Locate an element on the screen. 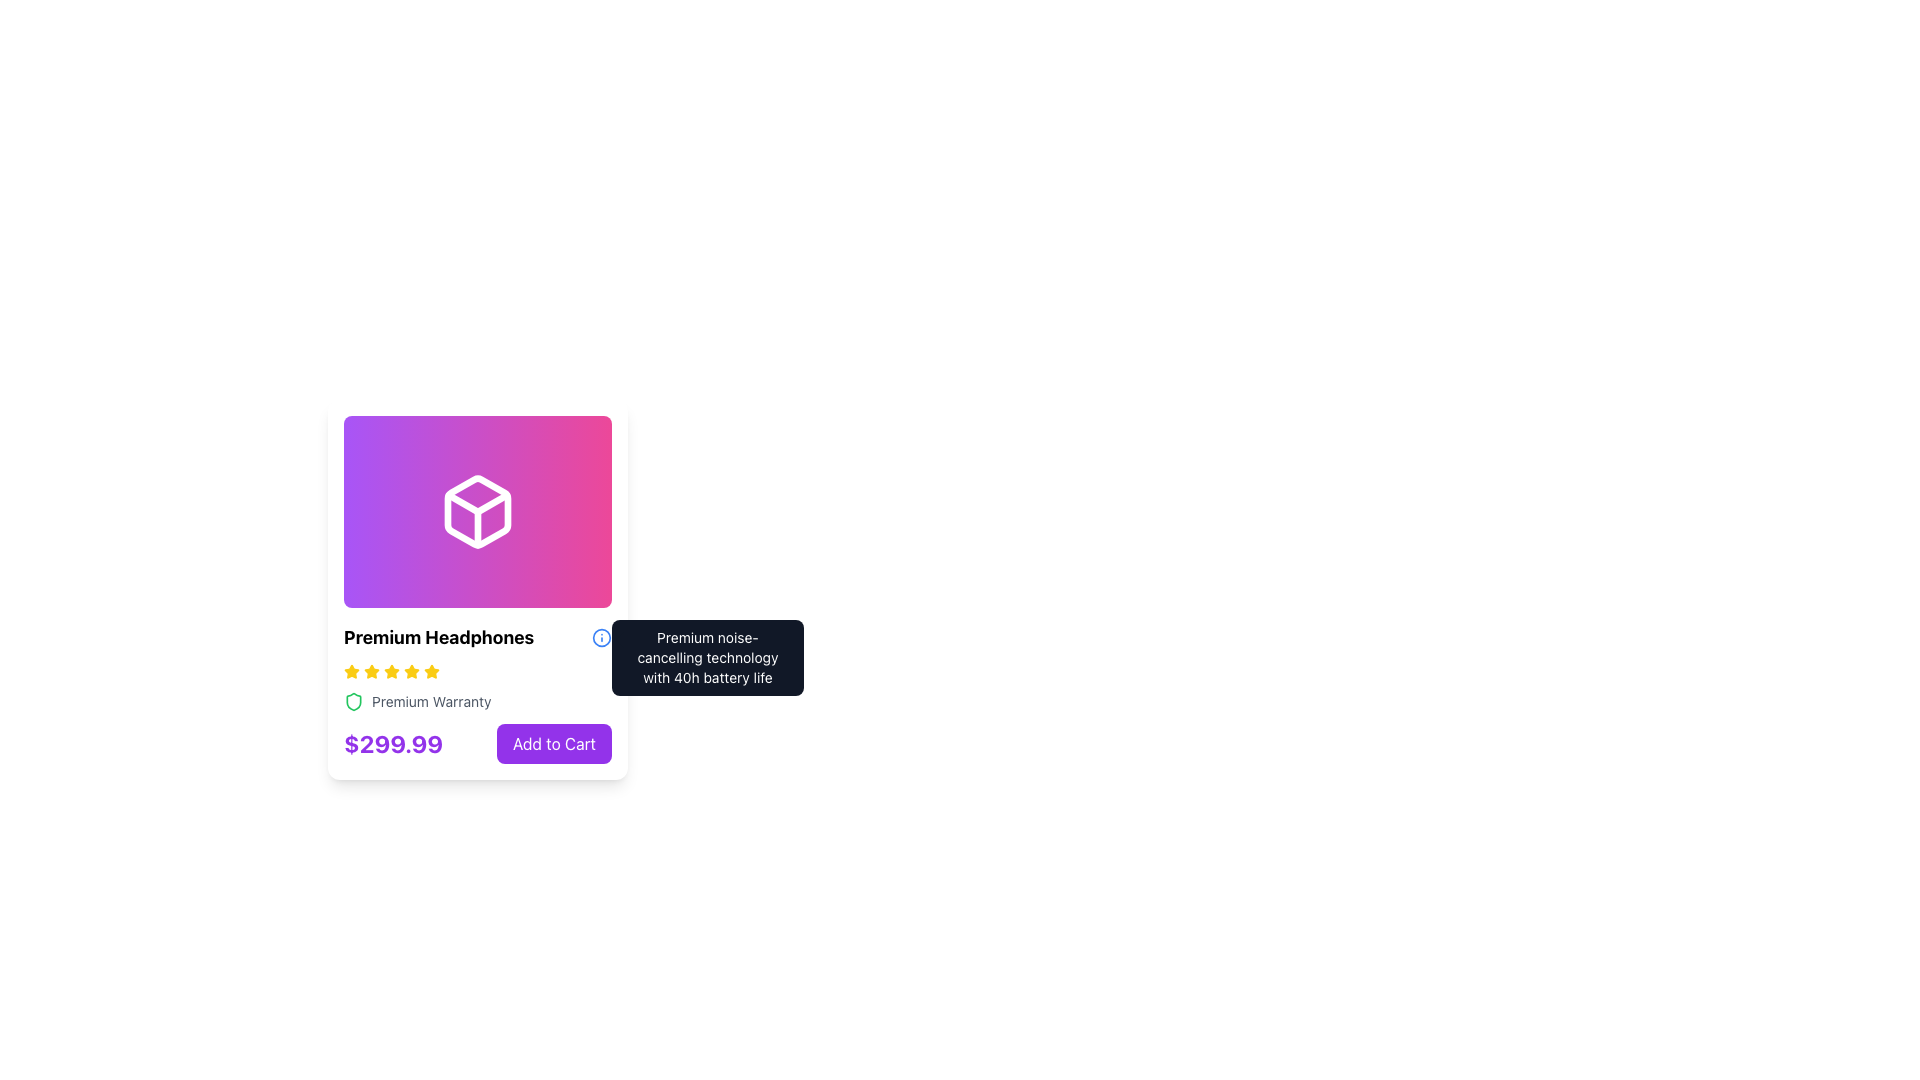 The height and width of the screenshot is (1080, 1920). the seventh star in the rating system, which is part of a visual rating for a product or service is located at coordinates (411, 671).